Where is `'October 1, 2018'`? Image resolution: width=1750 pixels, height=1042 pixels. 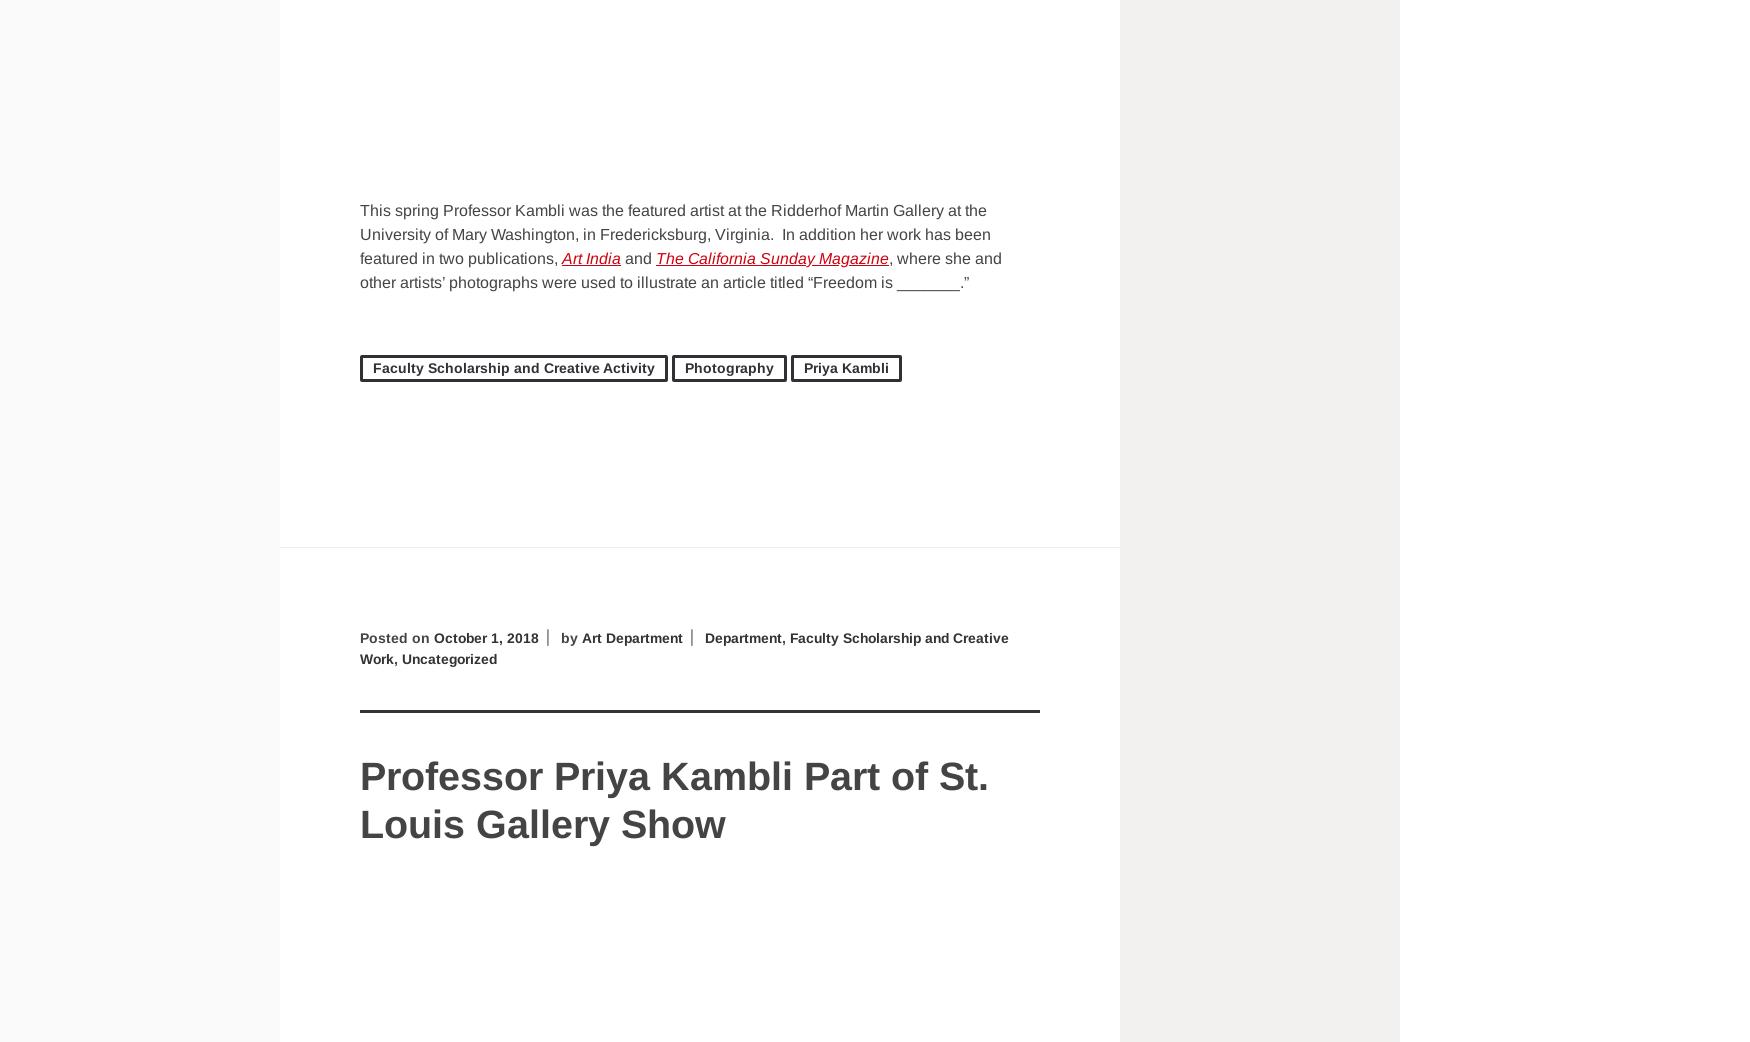
'October 1, 2018' is located at coordinates (487, 636).